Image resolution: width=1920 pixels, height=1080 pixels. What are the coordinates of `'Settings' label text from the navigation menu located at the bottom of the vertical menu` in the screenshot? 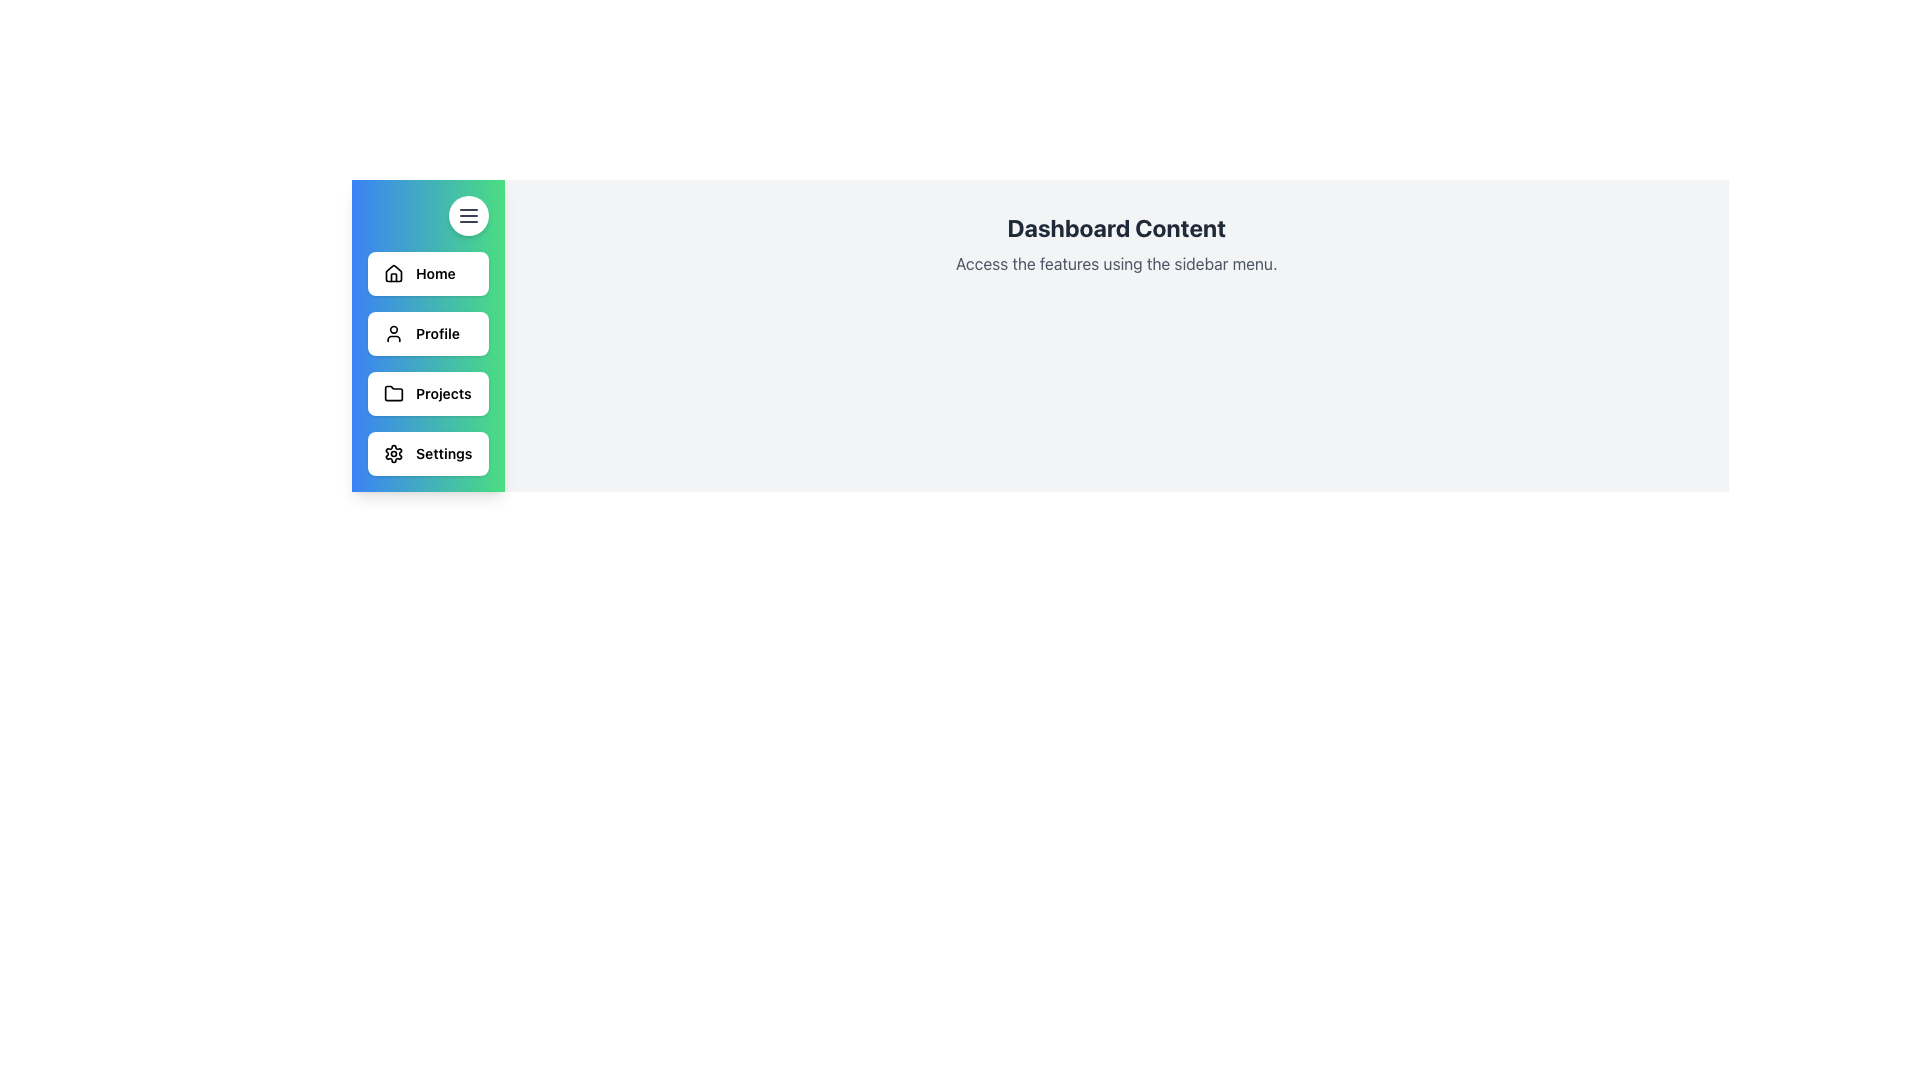 It's located at (443, 454).